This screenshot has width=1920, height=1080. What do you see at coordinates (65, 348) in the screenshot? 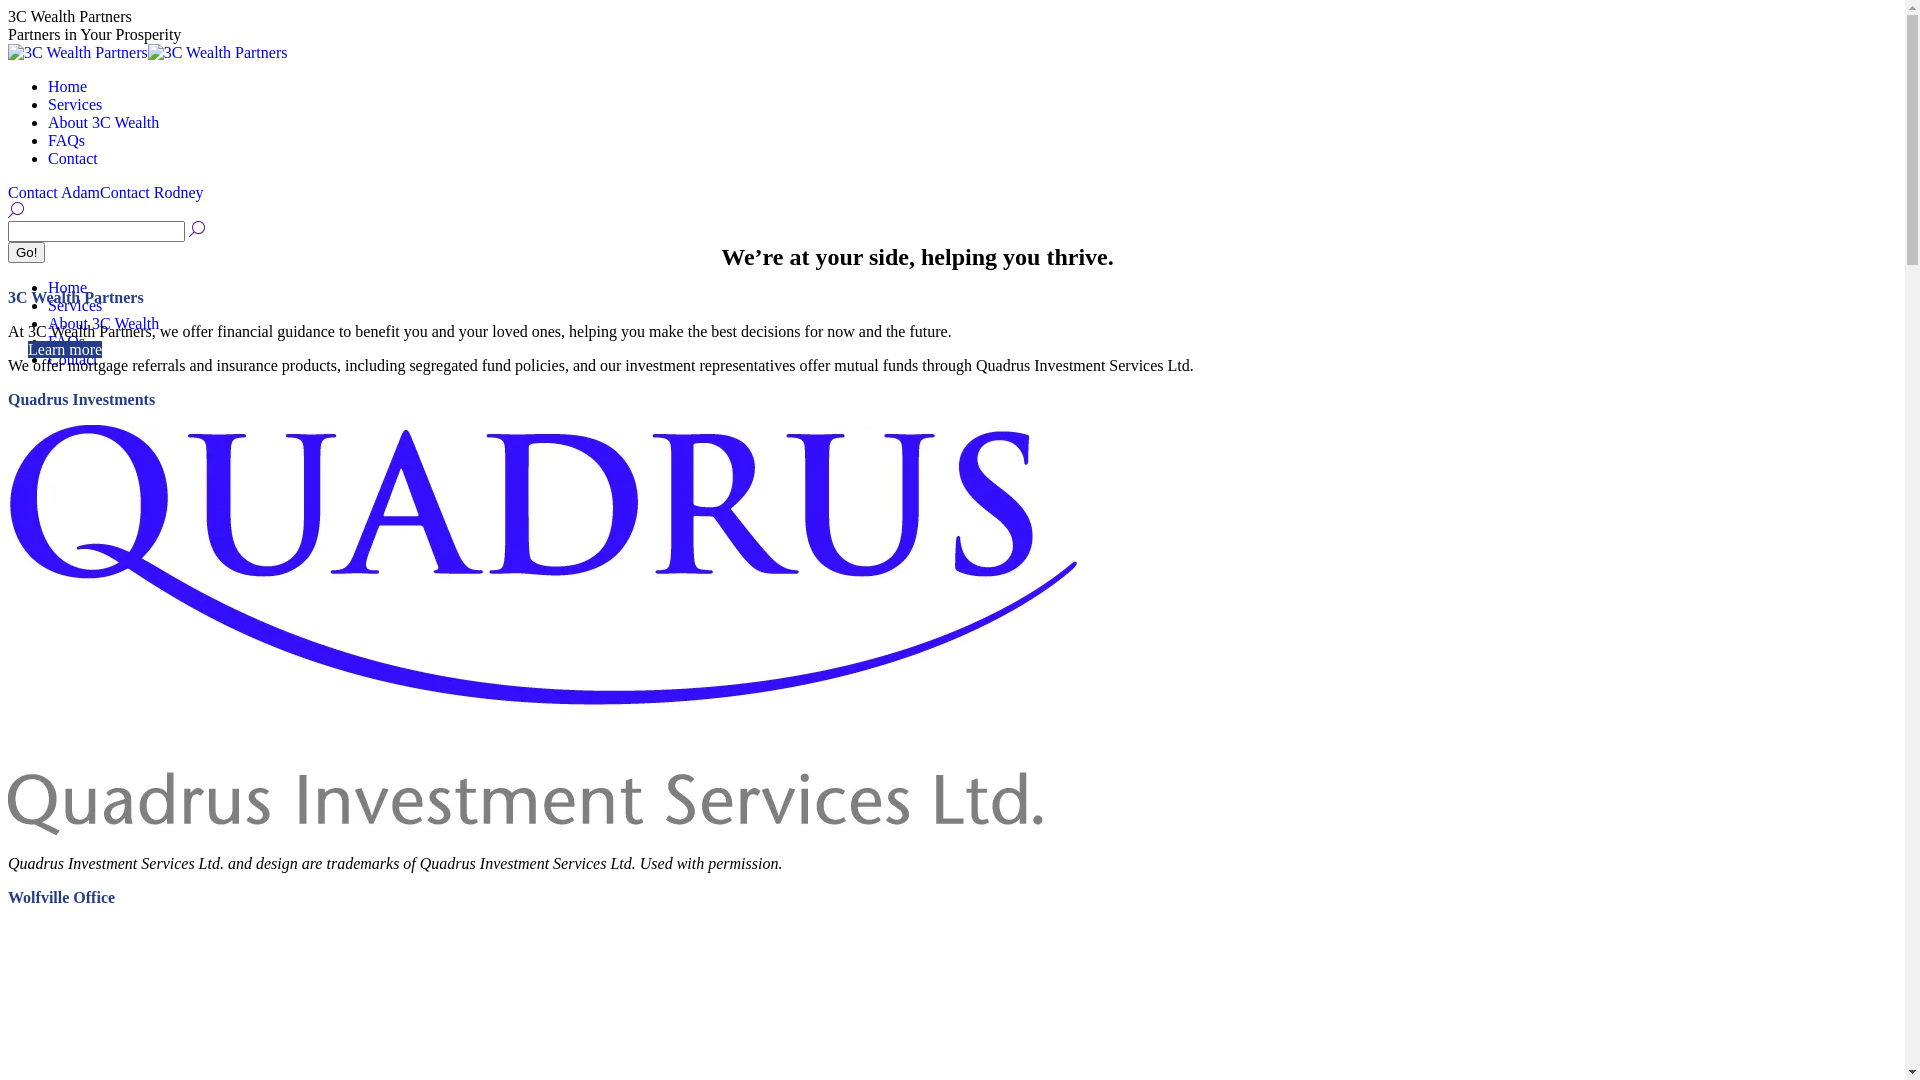
I see `'Learn more'` at bounding box center [65, 348].